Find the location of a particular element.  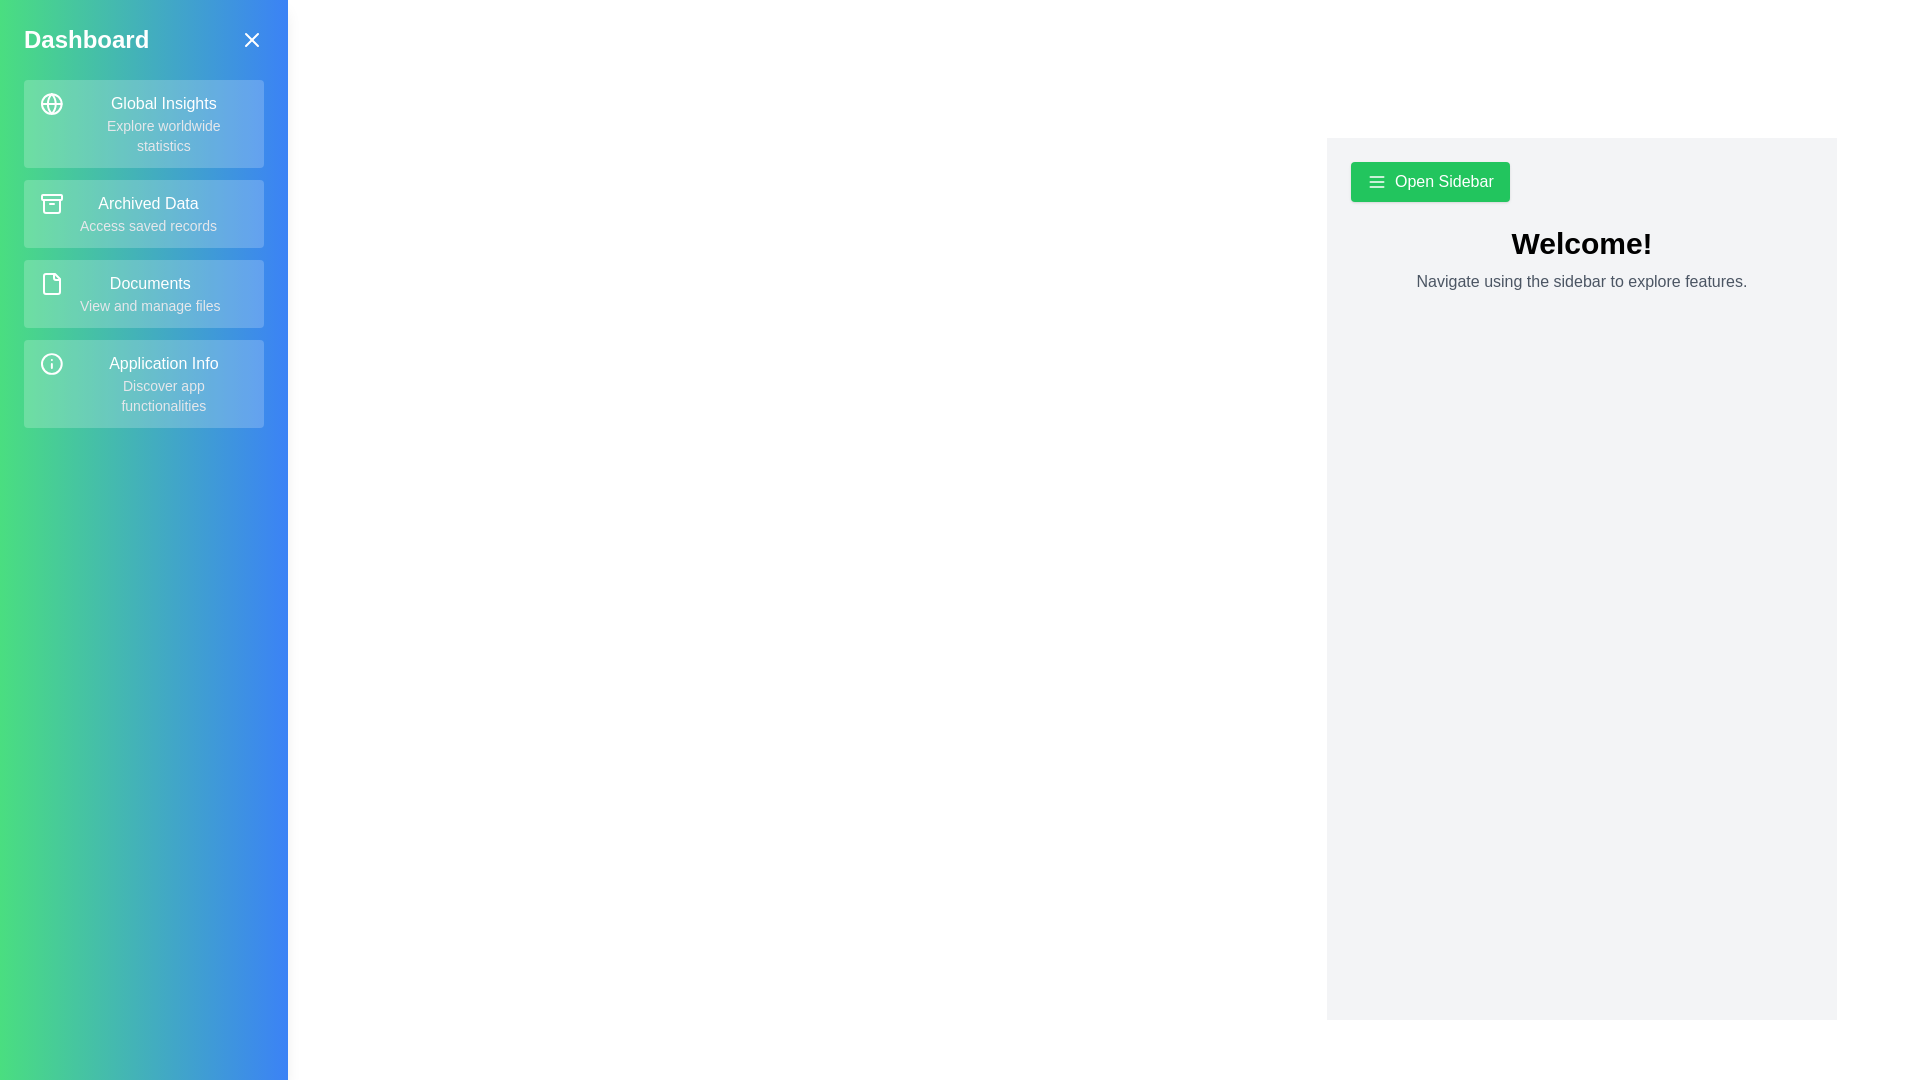

the 'Open Sidebar' button to toggle the sidebar visibility is located at coordinates (1429, 181).